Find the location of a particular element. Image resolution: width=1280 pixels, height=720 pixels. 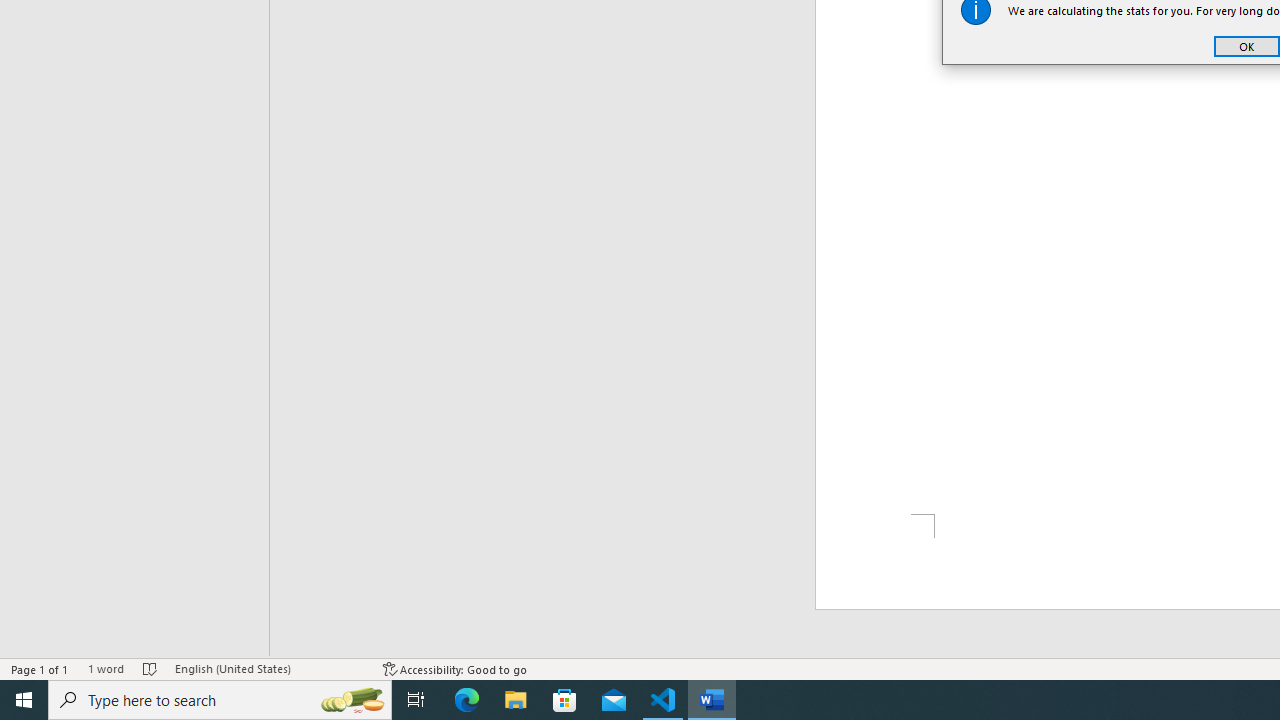

'Start' is located at coordinates (24, 698).